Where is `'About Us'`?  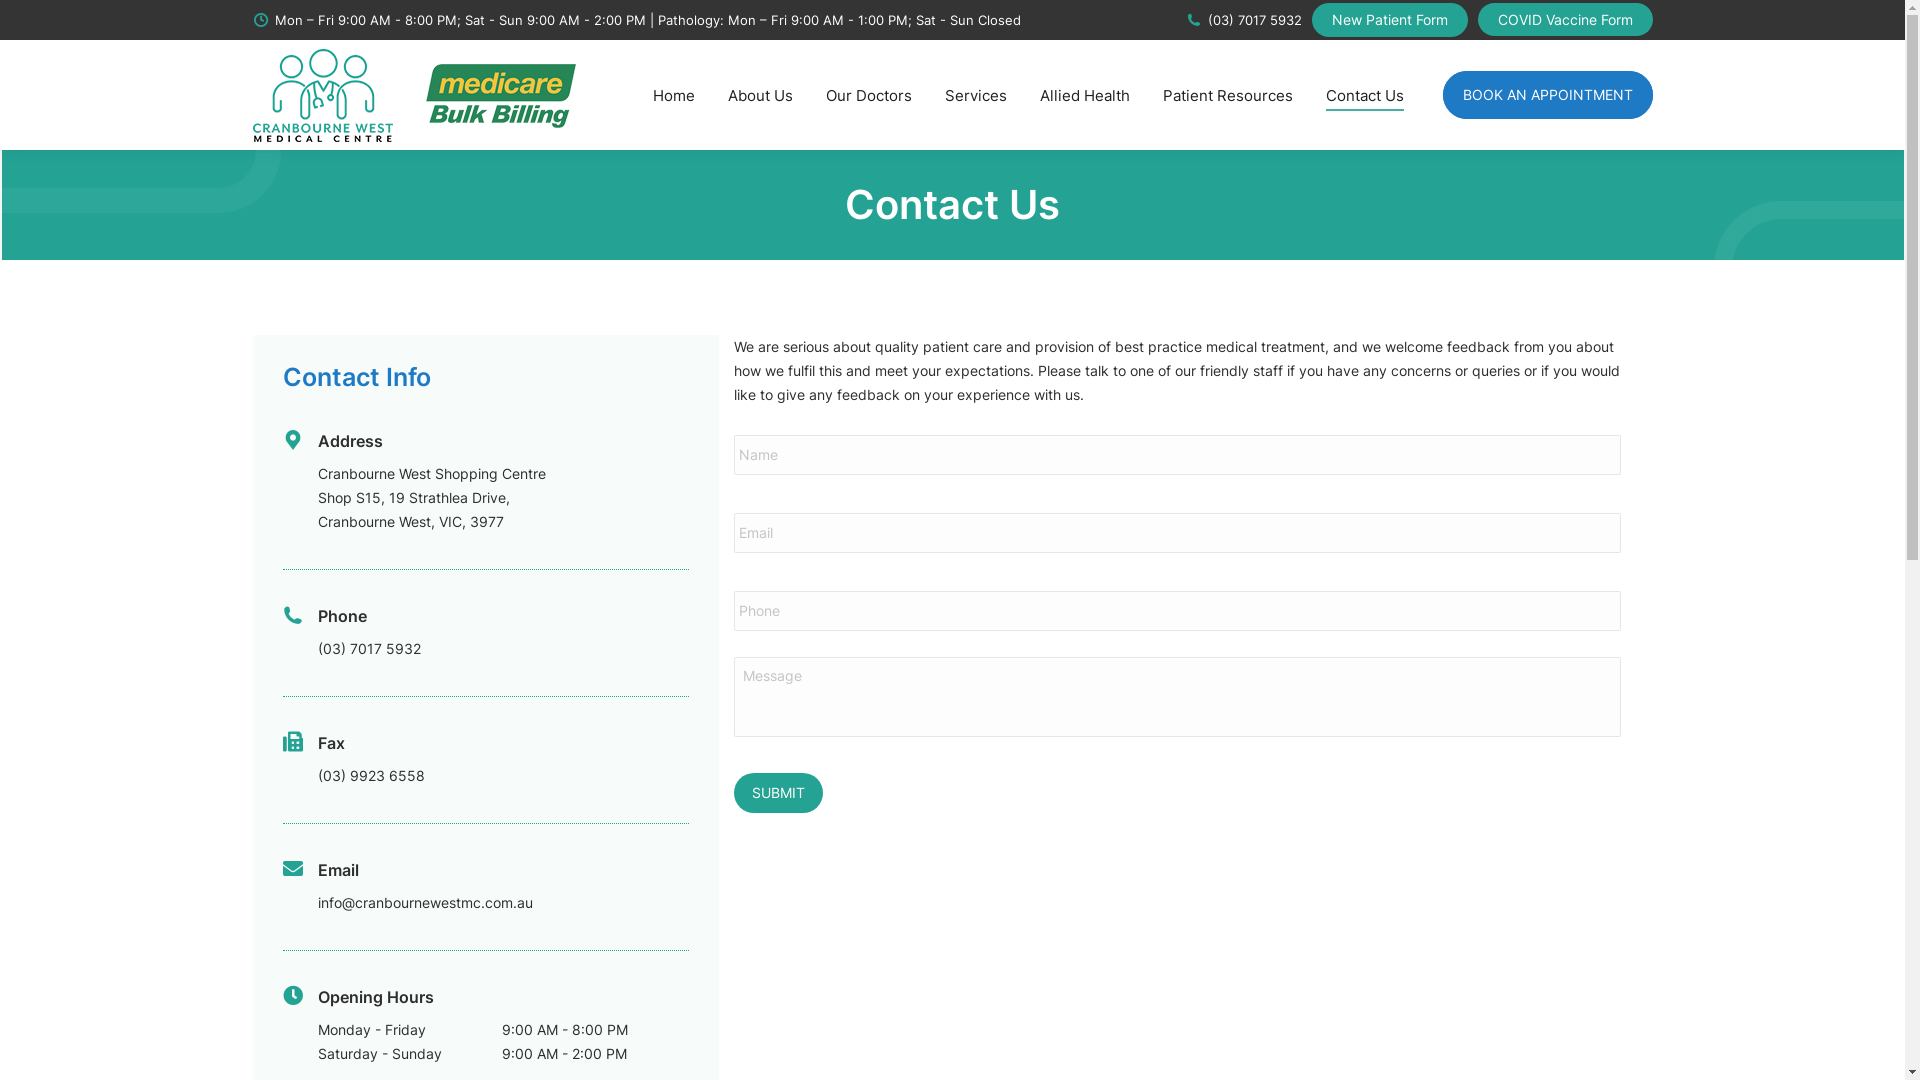
'About Us' is located at coordinates (759, 95).